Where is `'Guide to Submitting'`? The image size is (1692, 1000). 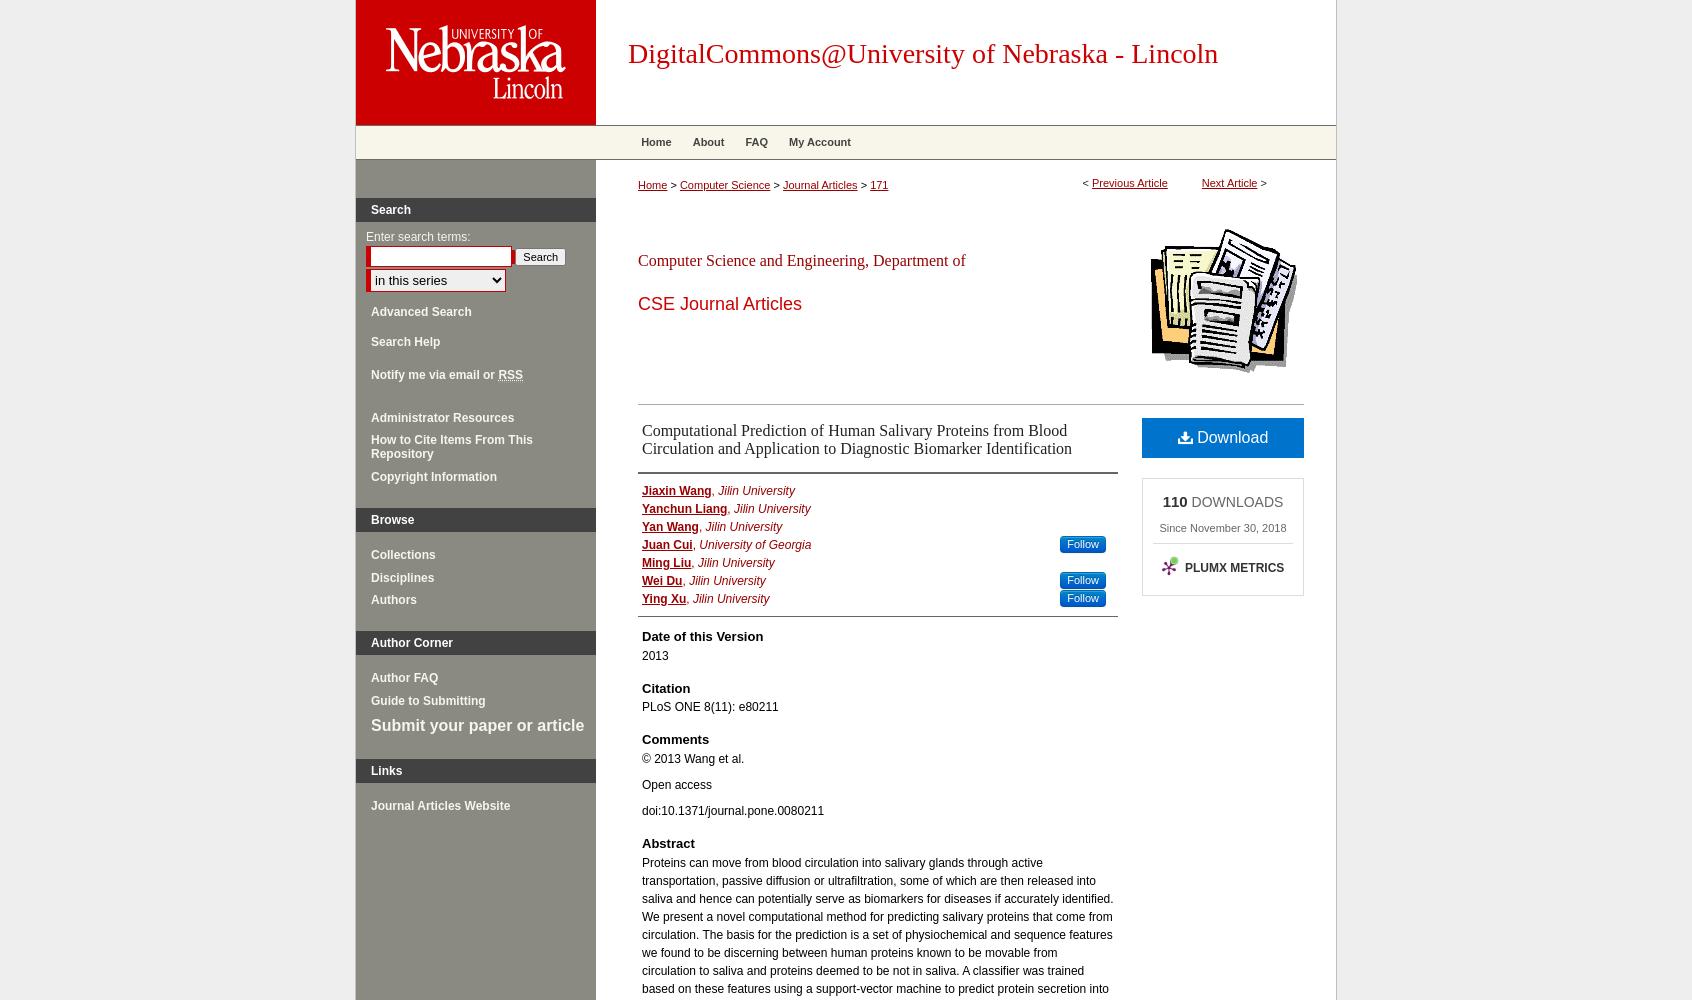
'Guide to Submitting' is located at coordinates (427, 699).